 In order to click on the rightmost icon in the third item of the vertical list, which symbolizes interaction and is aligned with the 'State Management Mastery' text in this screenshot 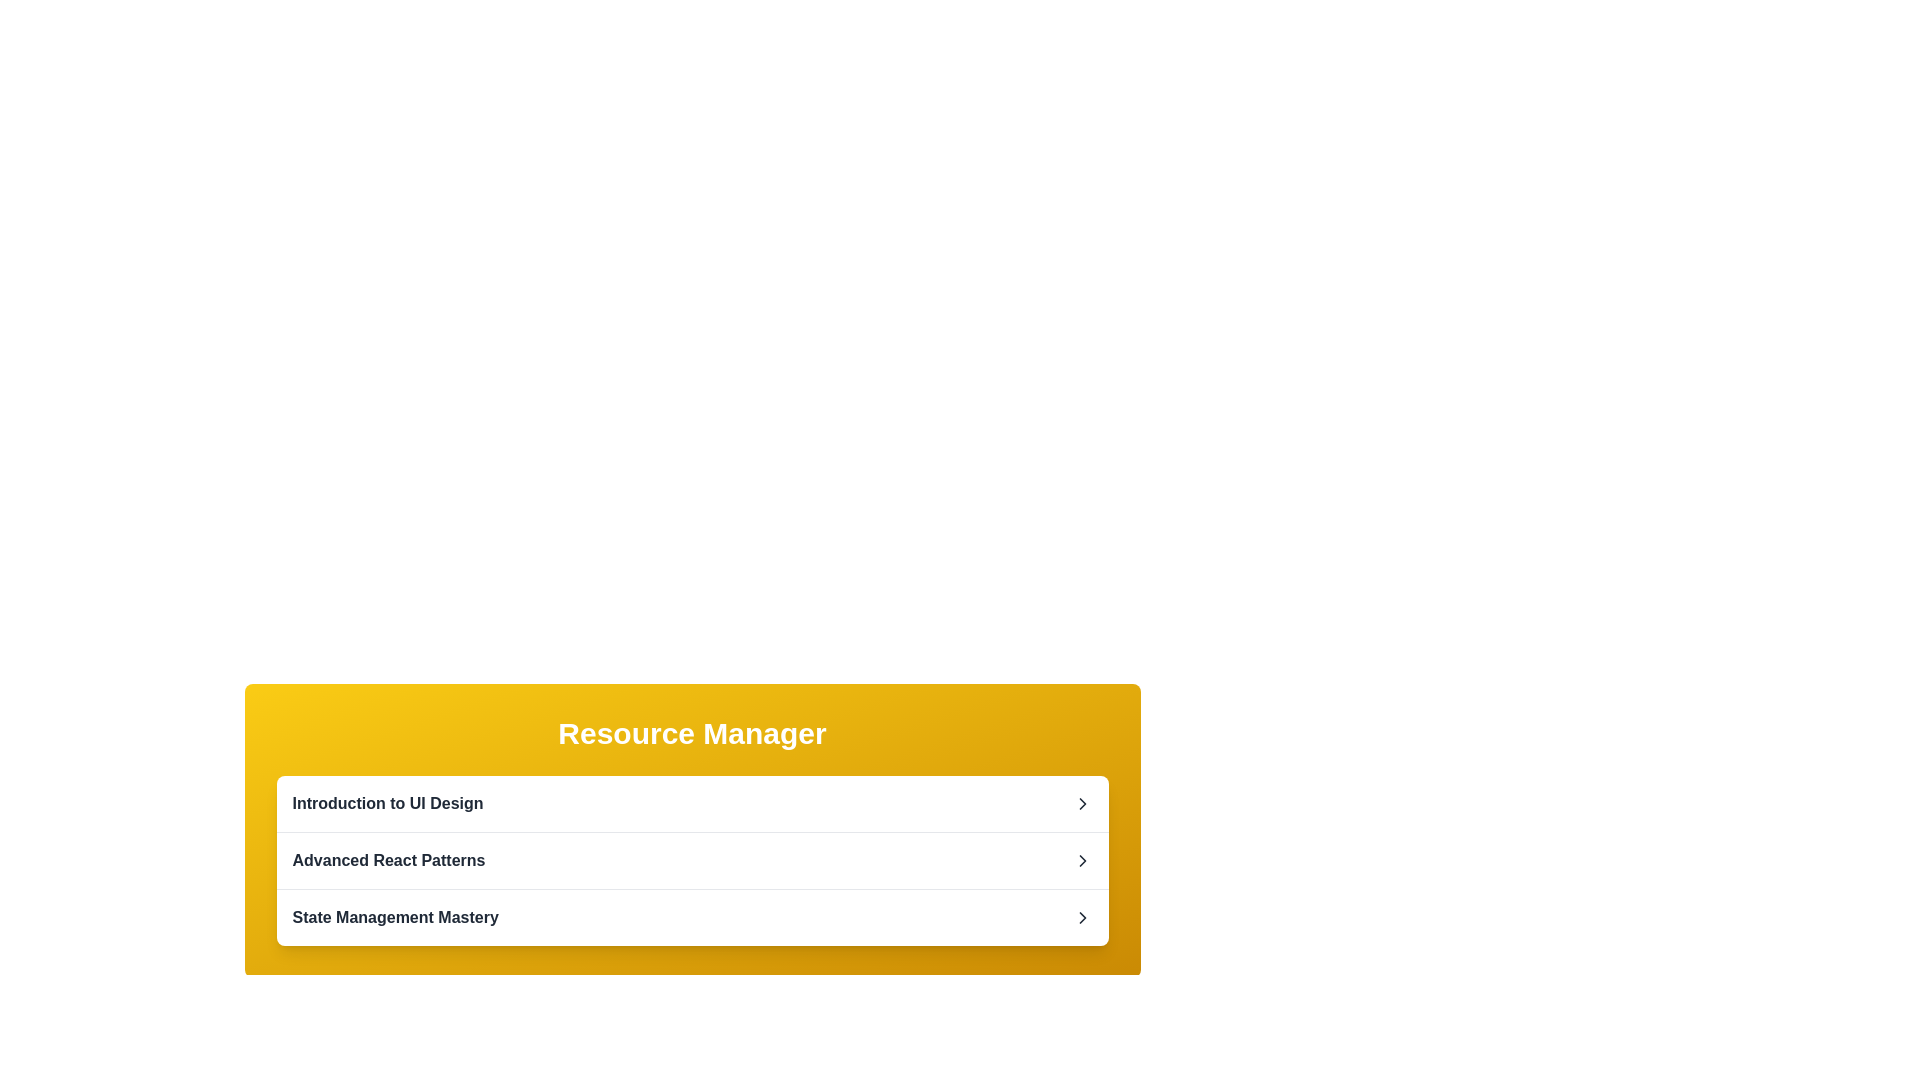, I will do `click(1081, 918)`.